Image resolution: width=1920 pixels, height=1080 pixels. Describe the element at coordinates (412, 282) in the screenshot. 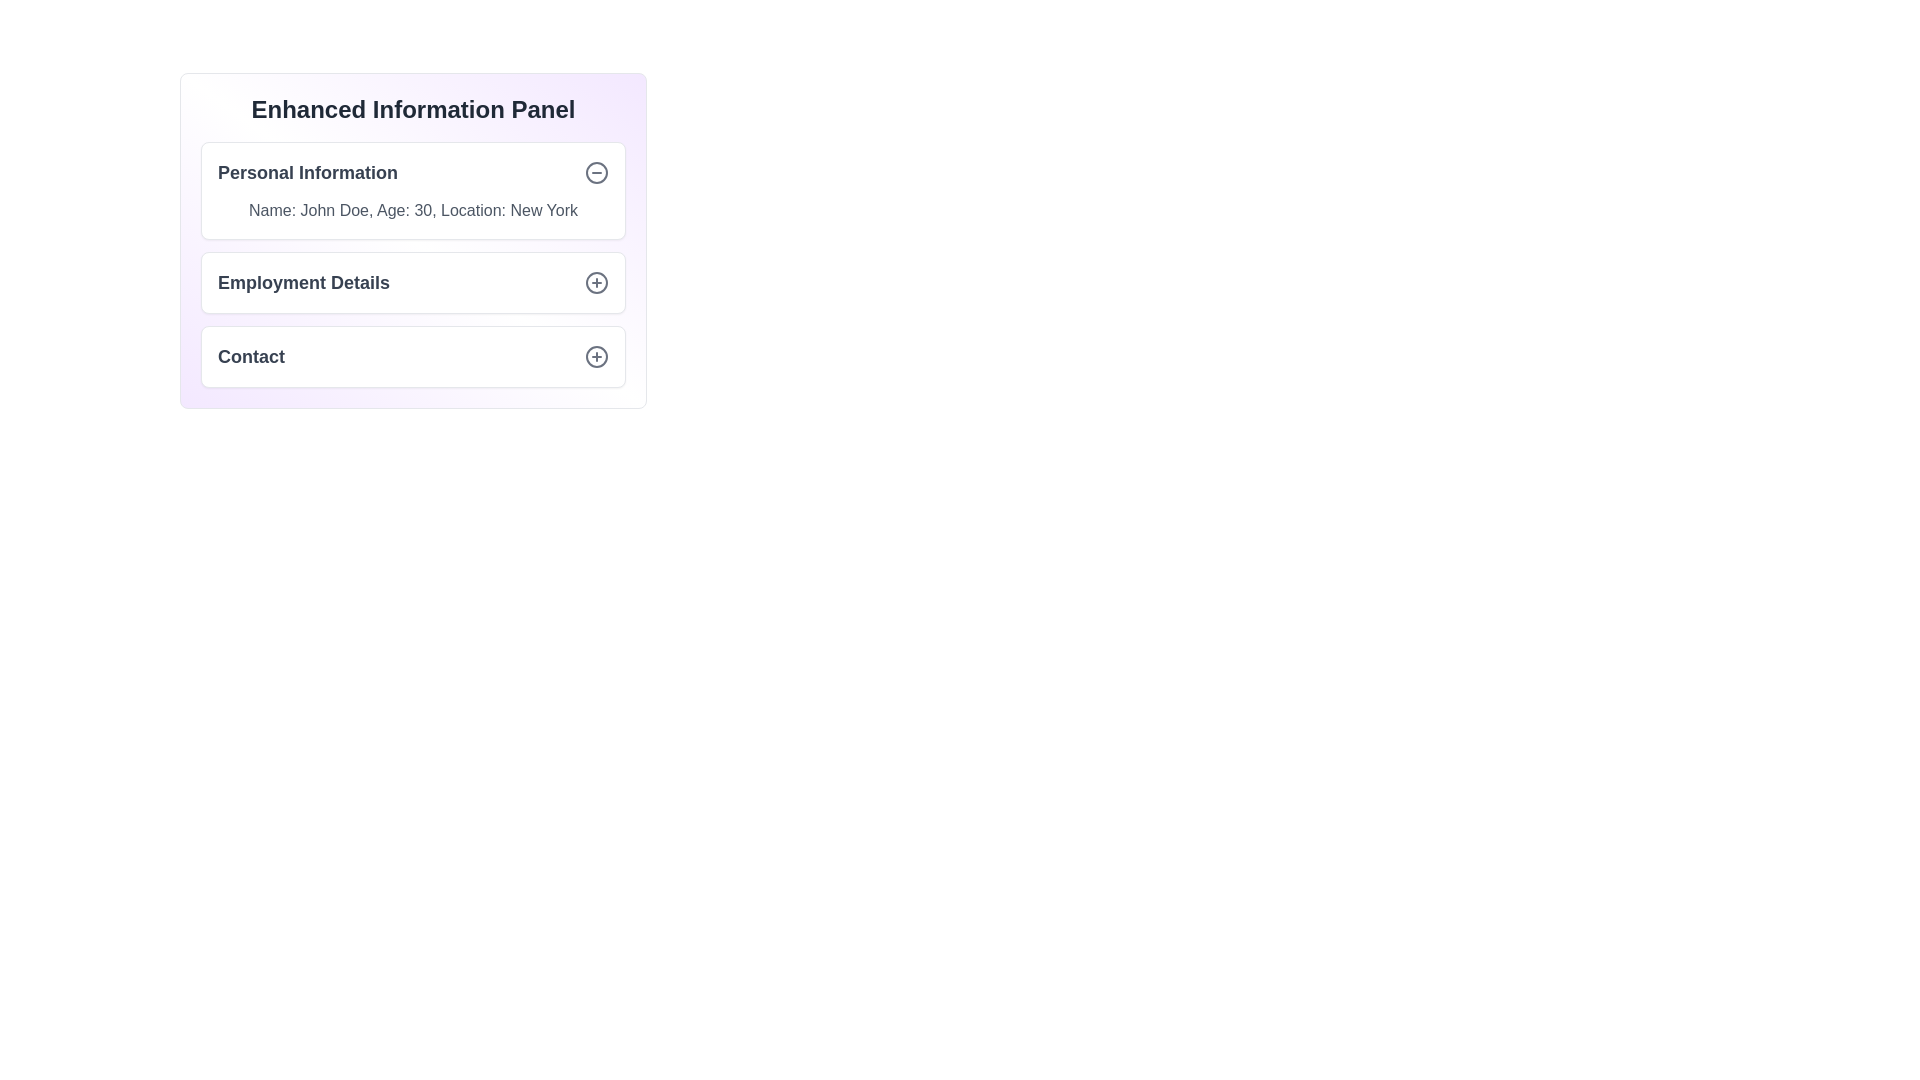

I see `the 'Employment Details' section, which has a light-colored background and rounded corners, and includes a '+' button on the far-right side` at that location.